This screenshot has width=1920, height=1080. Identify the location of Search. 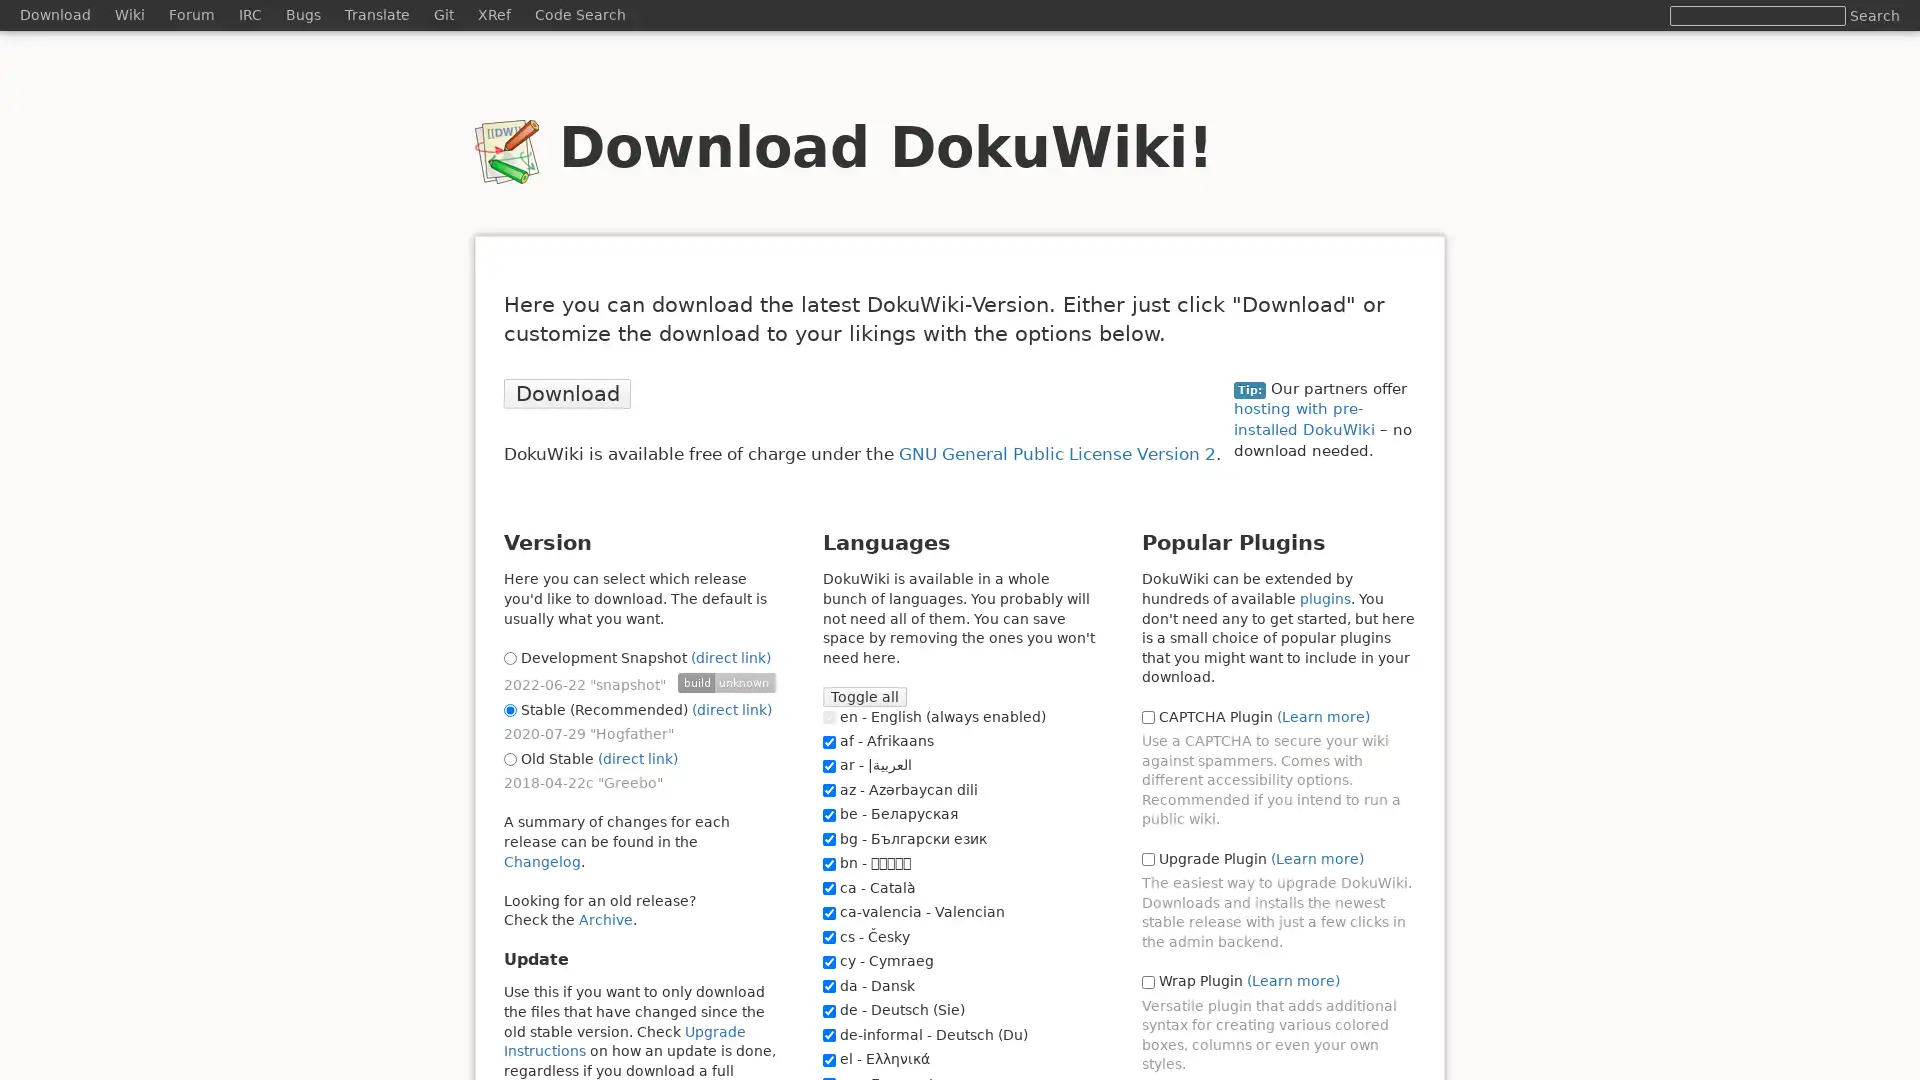
(1874, 15).